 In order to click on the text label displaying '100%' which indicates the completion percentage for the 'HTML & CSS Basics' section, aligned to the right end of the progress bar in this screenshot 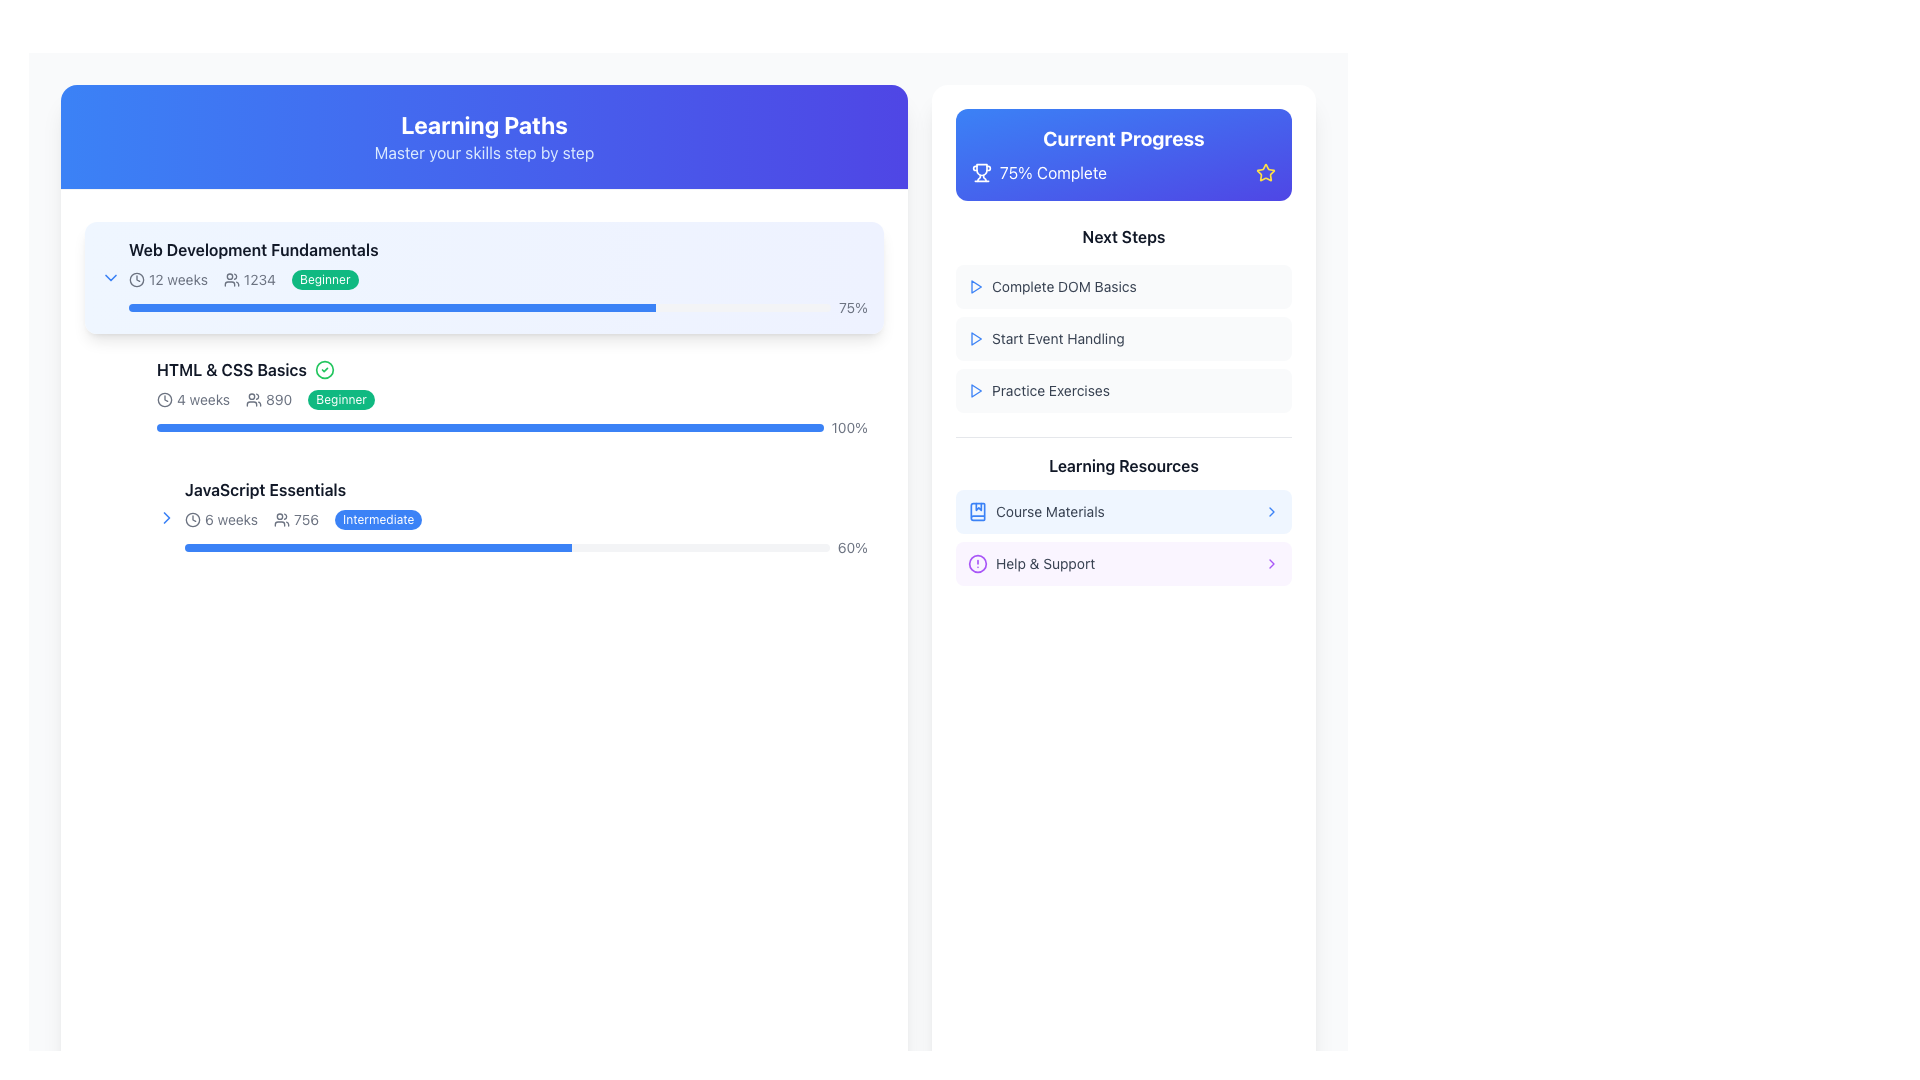, I will do `click(849, 427)`.